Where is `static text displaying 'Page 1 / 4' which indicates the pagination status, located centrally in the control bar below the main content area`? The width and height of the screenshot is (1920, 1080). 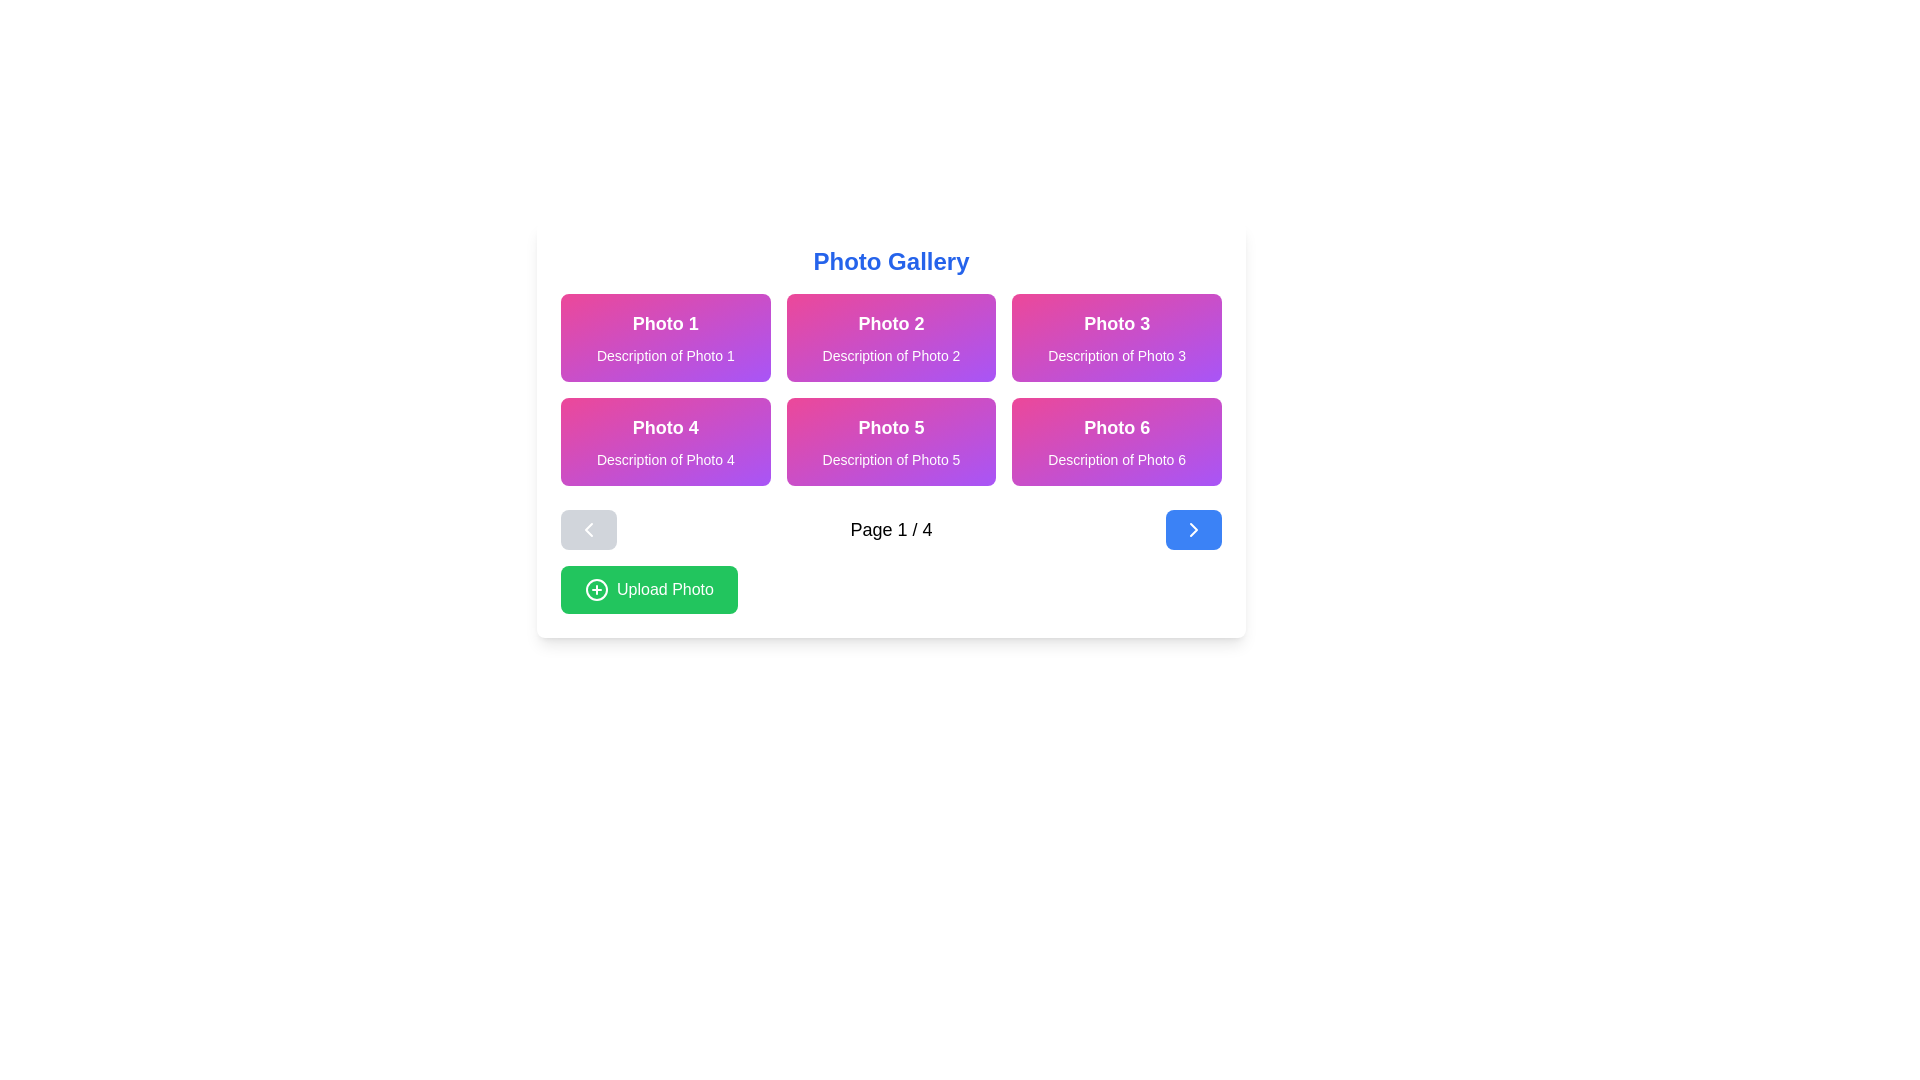
static text displaying 'Page 1 / 4' which indicates the pagination status, located centrally in the control bar below the main content area is located at coordinates (890, 528).